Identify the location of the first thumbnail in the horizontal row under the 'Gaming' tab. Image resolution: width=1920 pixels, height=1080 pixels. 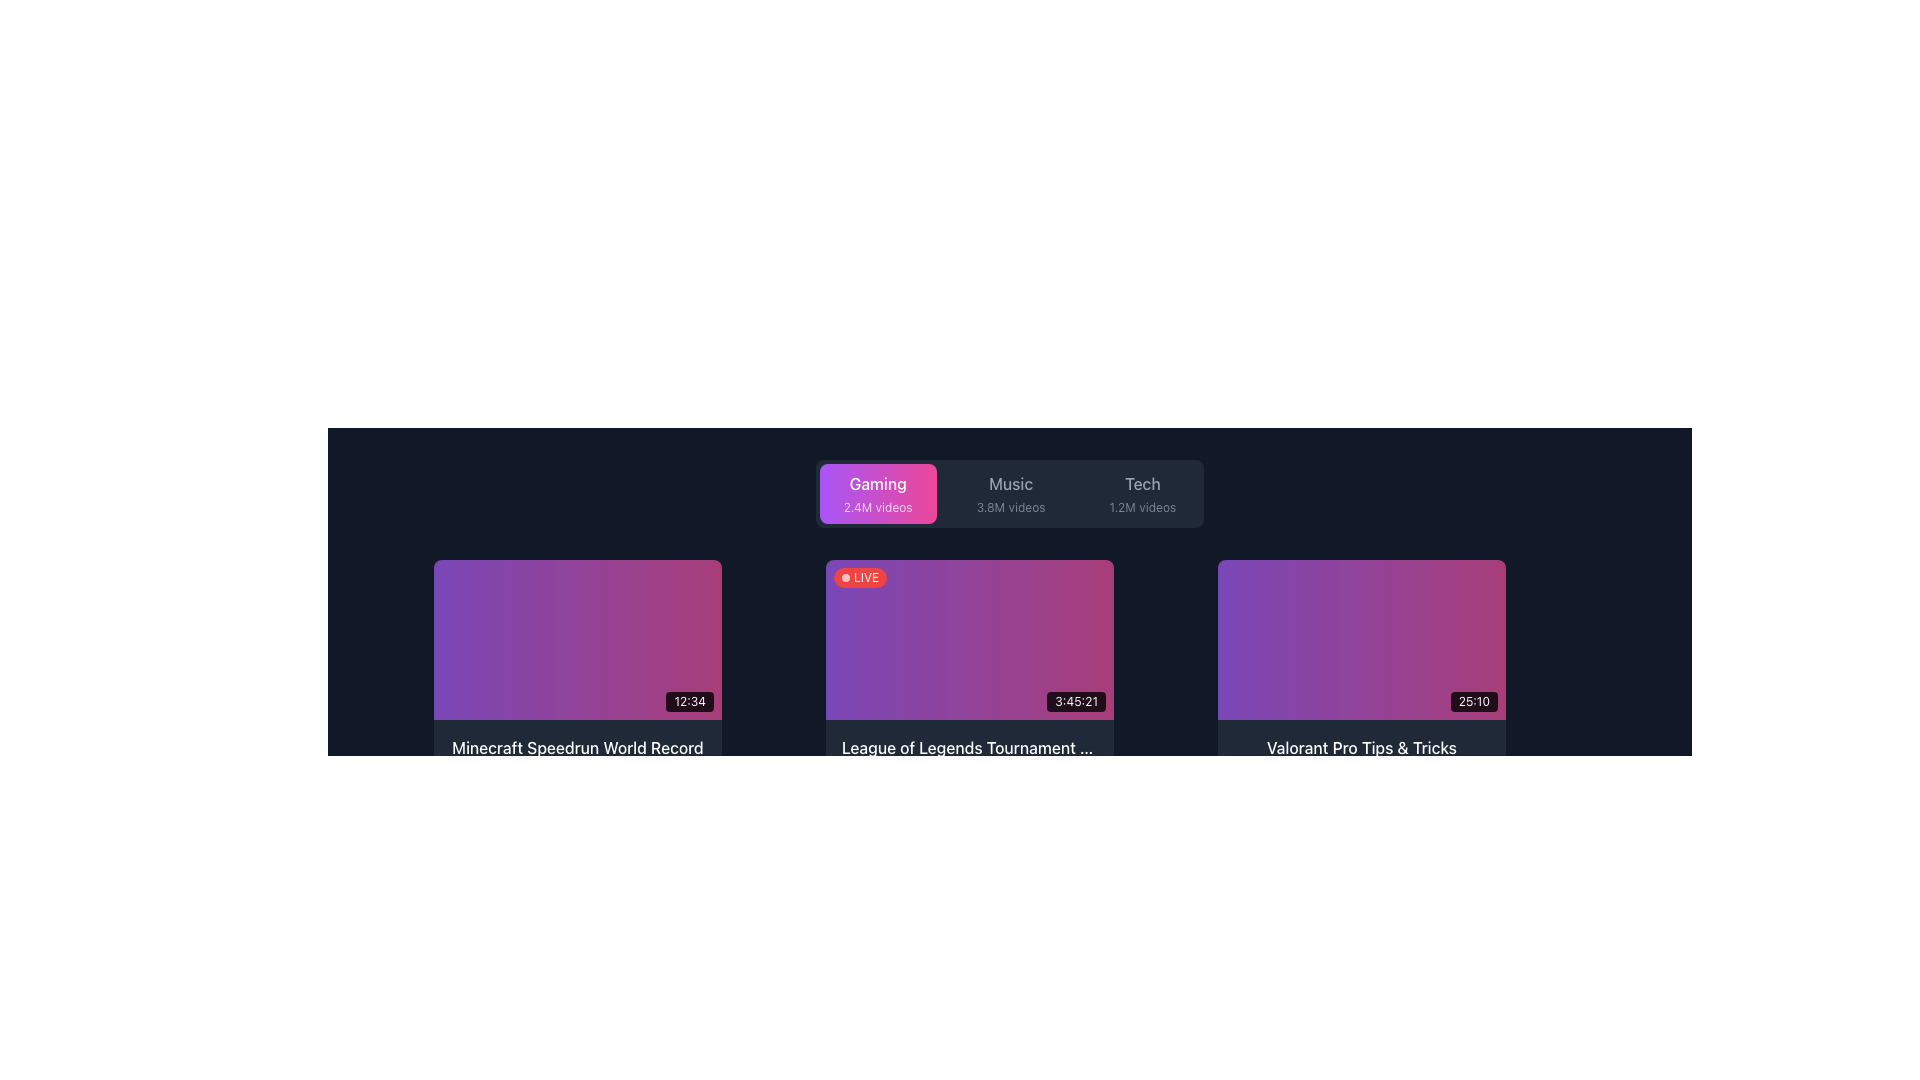
(576, 640).